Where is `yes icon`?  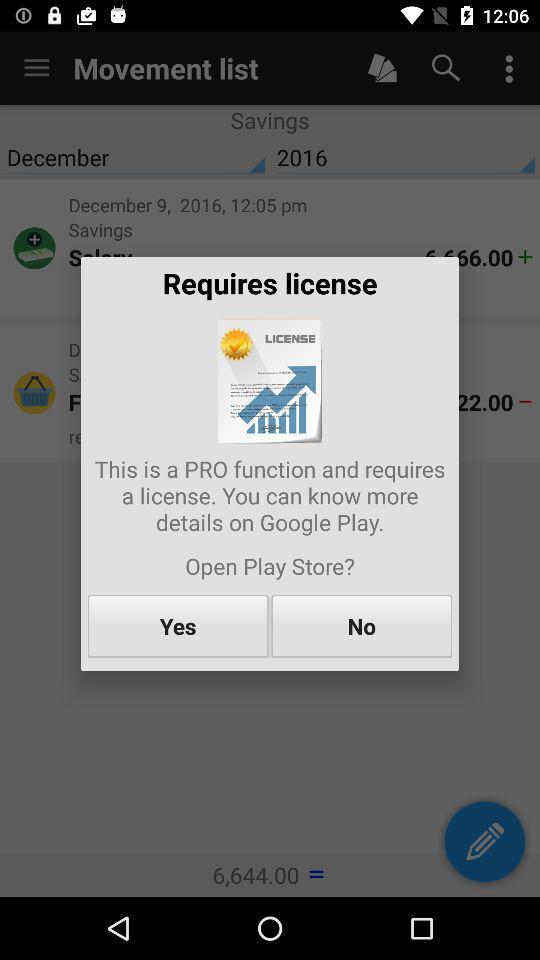
yes icon is located at coordinates (178, 625).